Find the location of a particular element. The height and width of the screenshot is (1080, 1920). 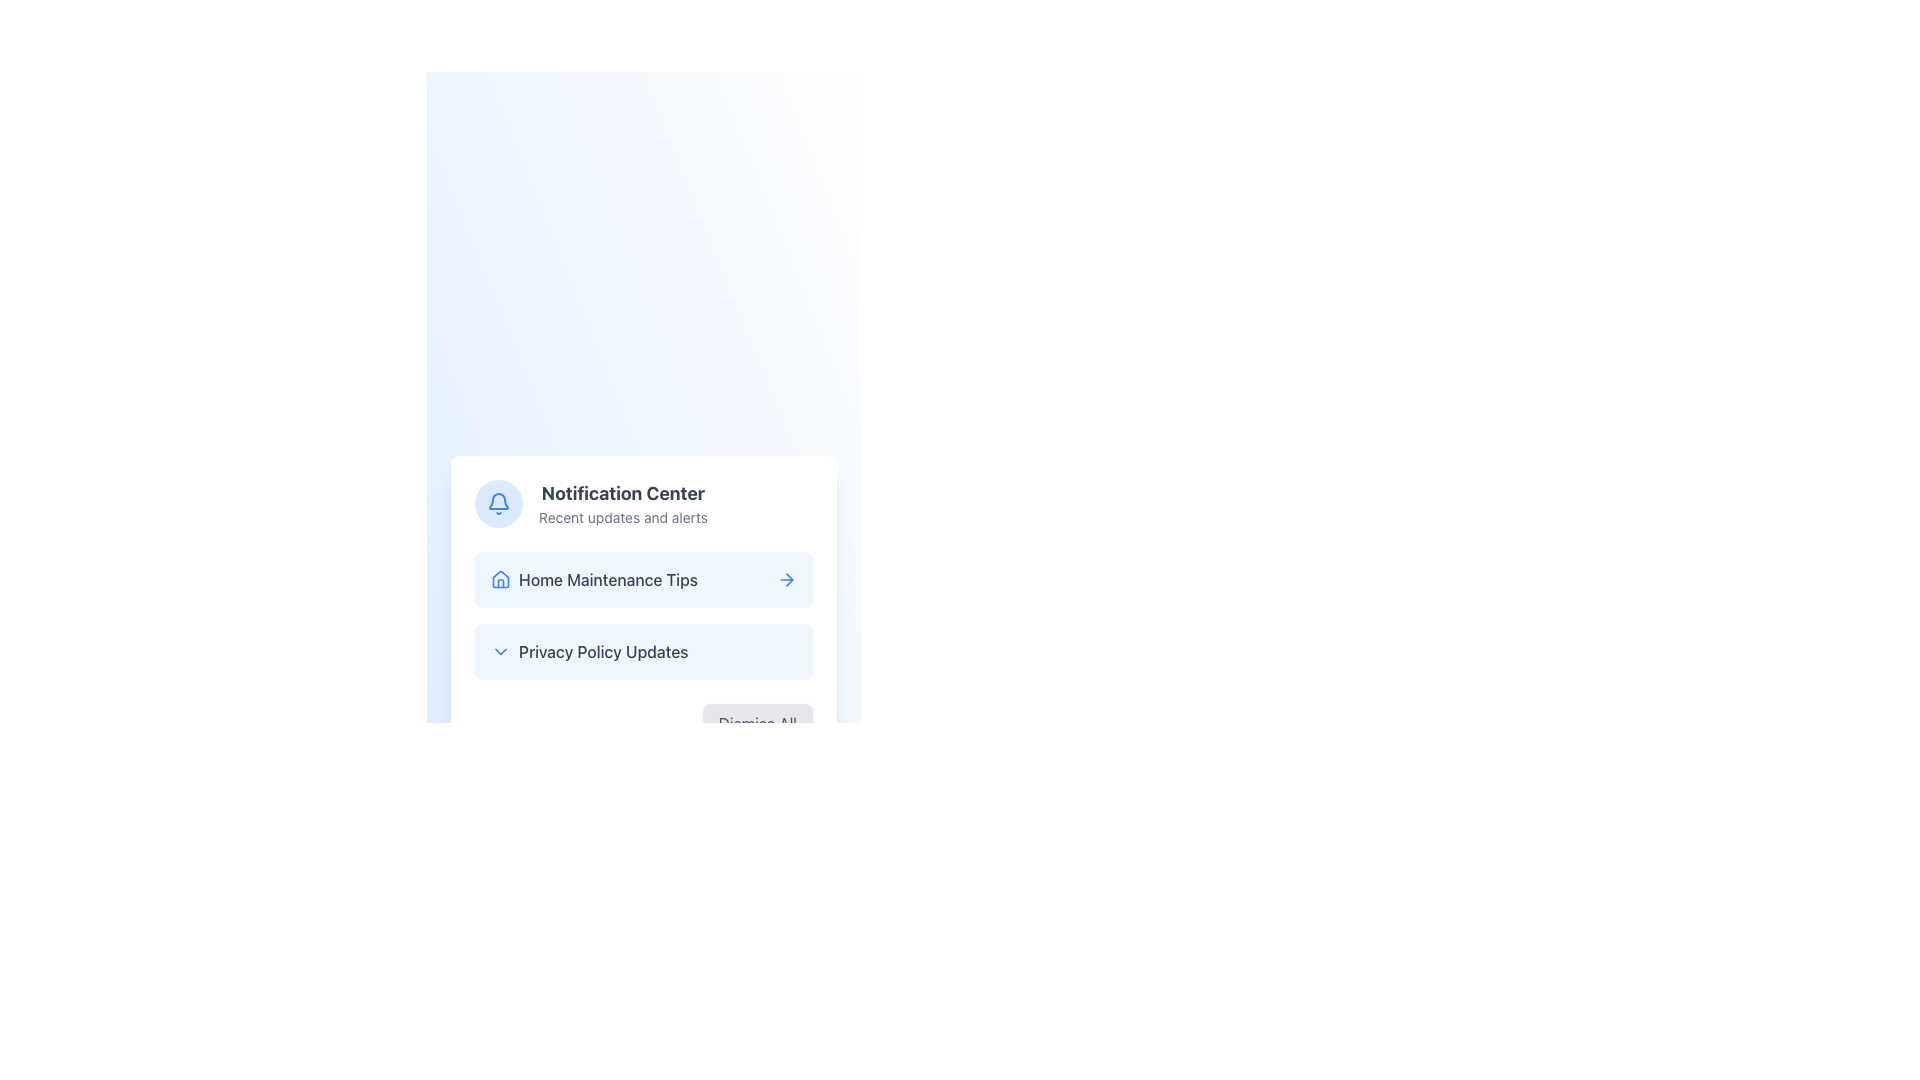

the text label reading 'Home Maintenance Tips' for informational purposes is located at coordinates (607, 579).